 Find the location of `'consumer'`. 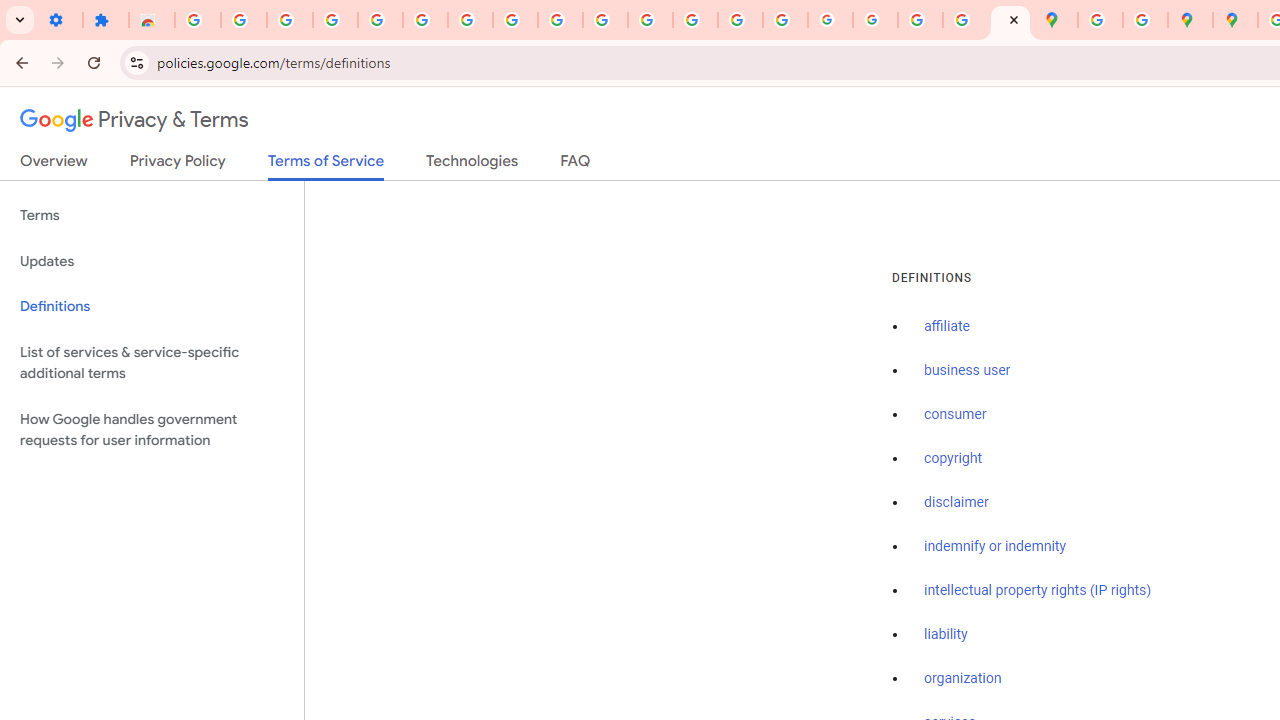

'consumer' is located at coordinates (954, 414).